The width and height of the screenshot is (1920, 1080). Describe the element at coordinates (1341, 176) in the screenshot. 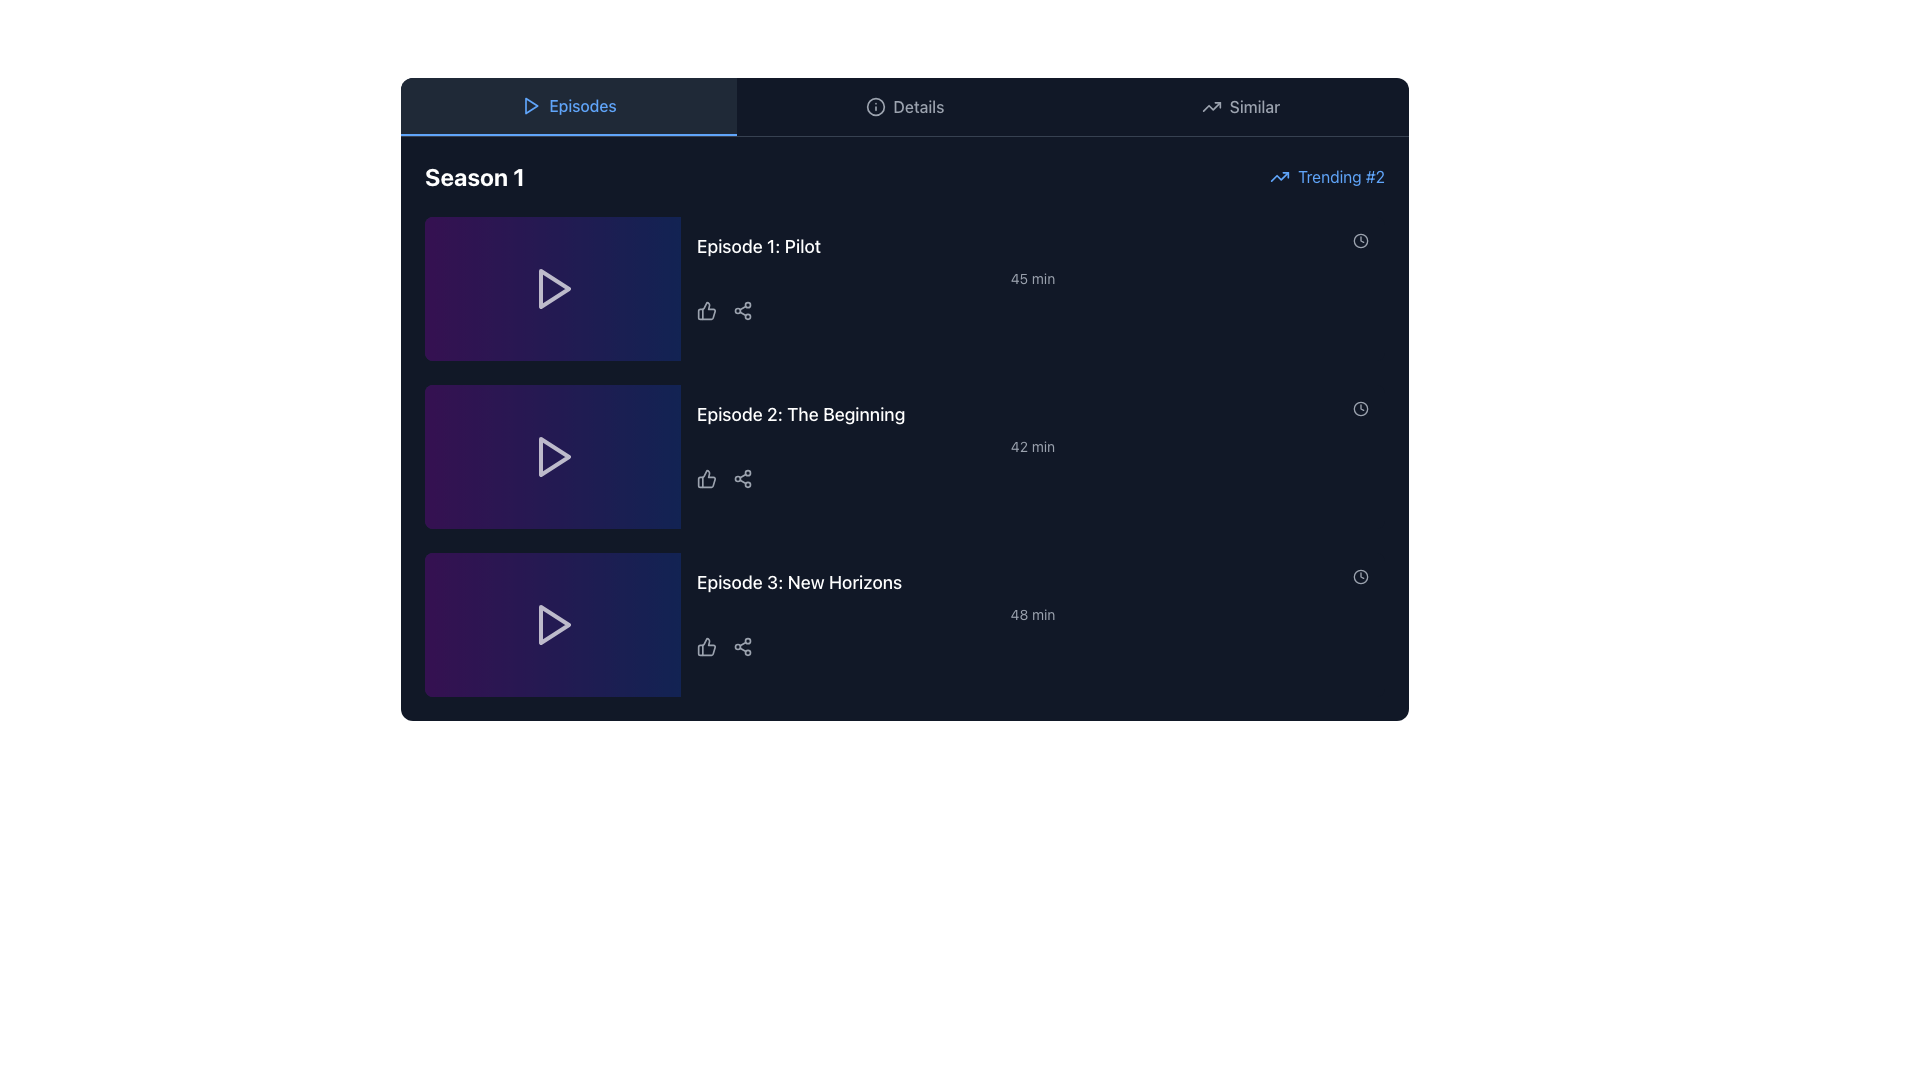

I see `the static label displaying 'Trending #2' in light blue font located in the top-right corner of the panel, adjacent to the trending upward arrow icon` at that location.